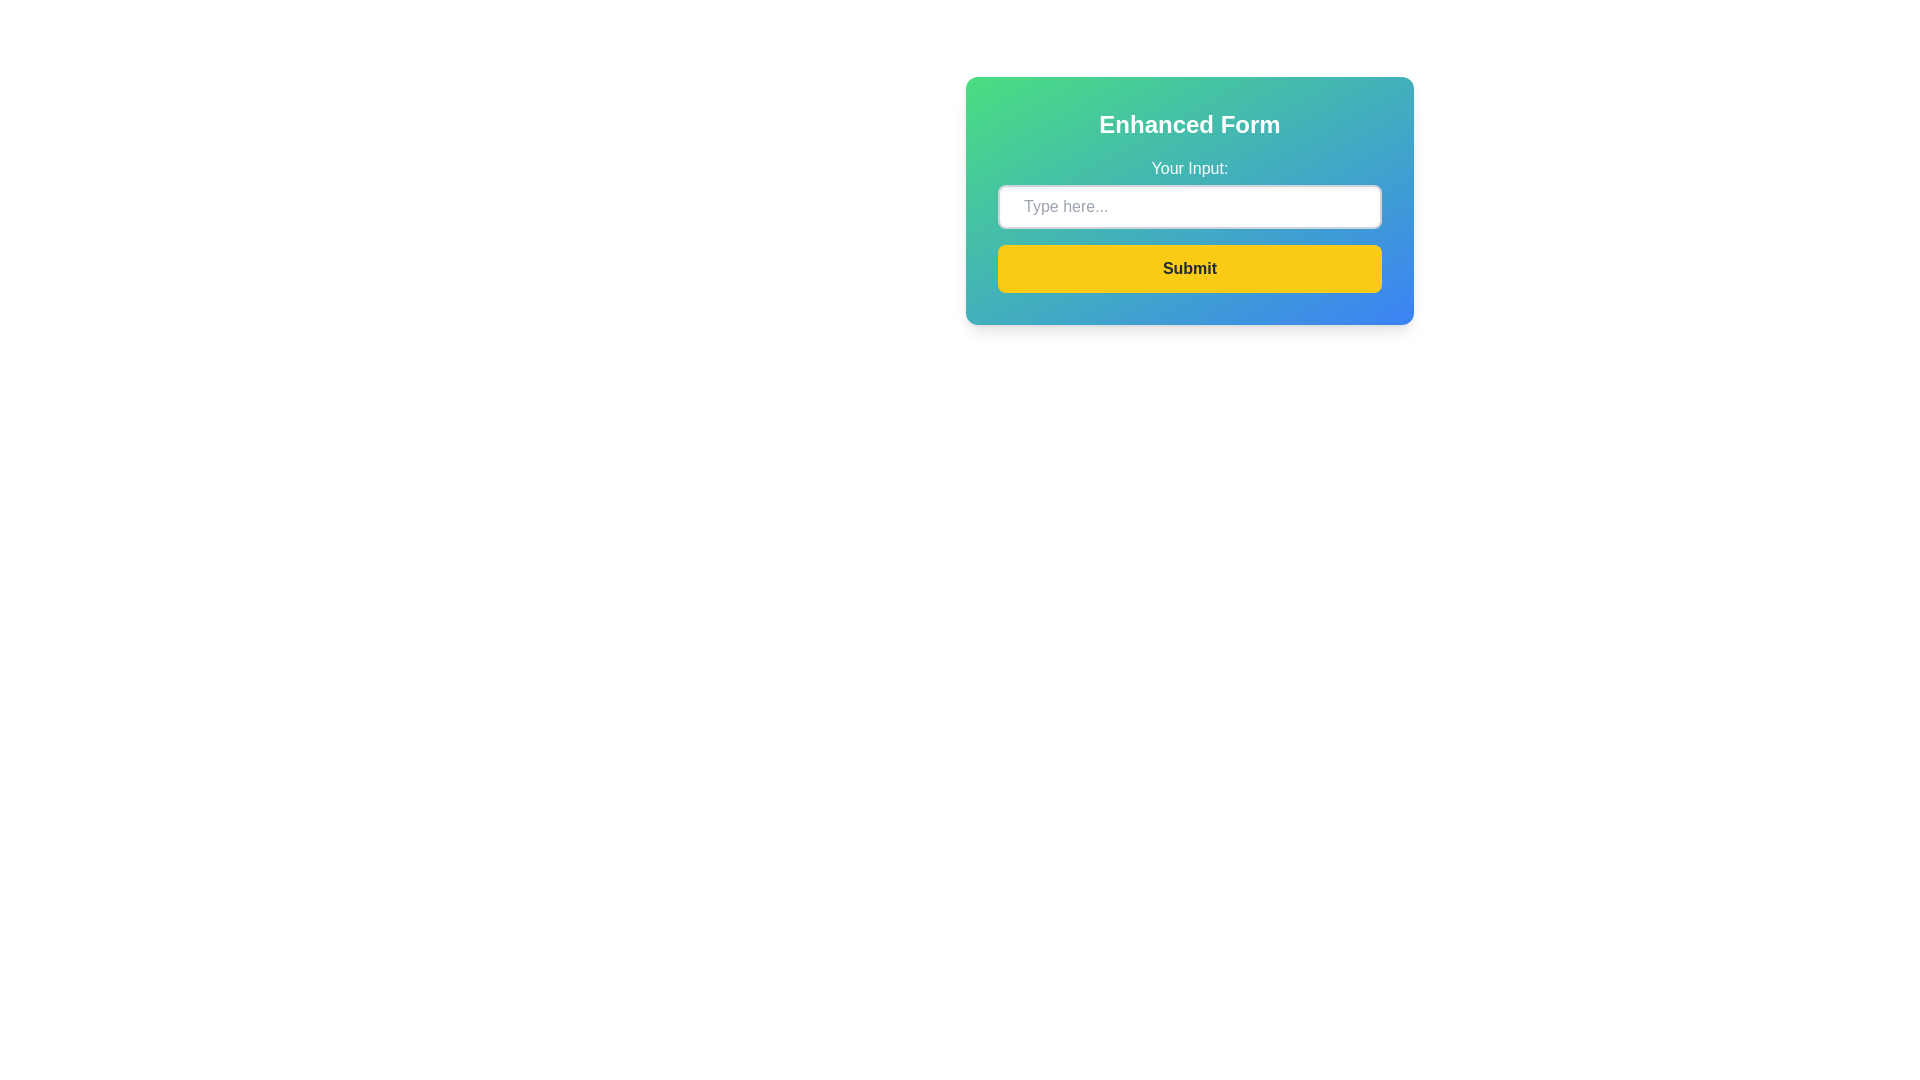 Image resolution: width=1920 pixels, height=1080 pixels. I want to click on the heading text label that serves as the title for the form, positioned at the uppermost section of the interface, so click(1190, 124).